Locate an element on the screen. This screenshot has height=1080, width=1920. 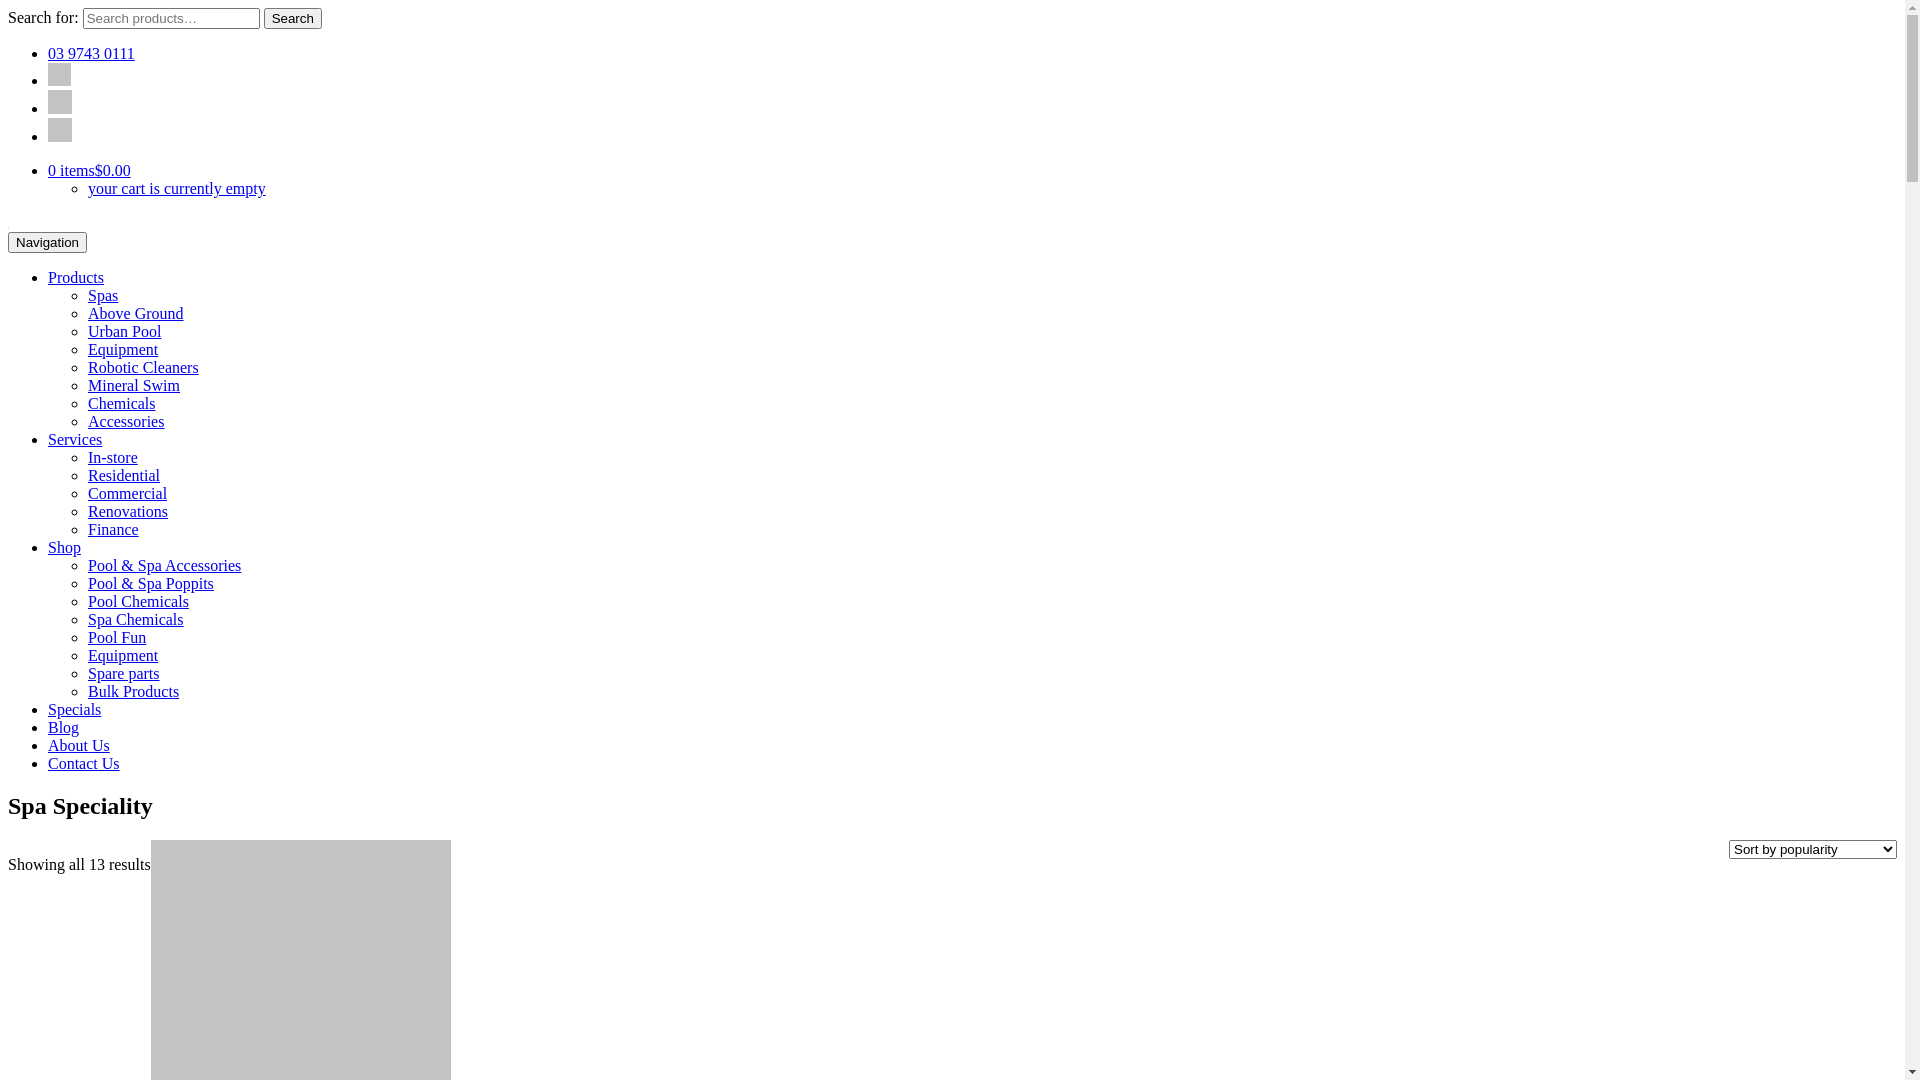
'Robotic Cleaners' is located at coordinates (142, 367).